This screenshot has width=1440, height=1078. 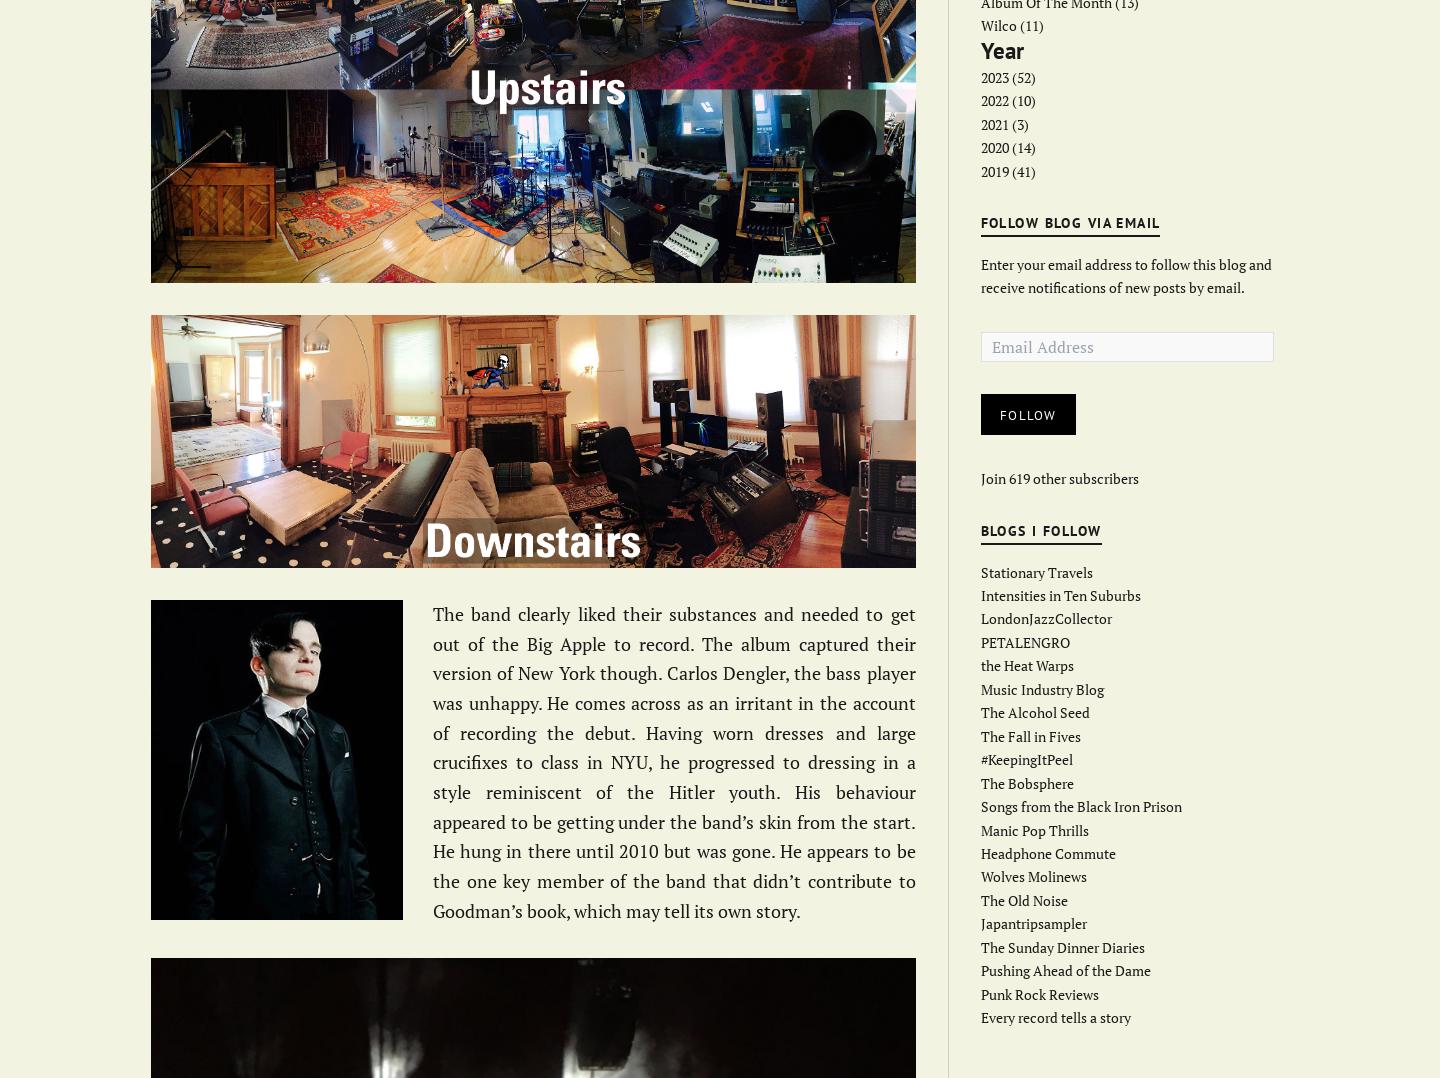 I want to click on 'Wolves Molinews', so click(x=1033, y=875).